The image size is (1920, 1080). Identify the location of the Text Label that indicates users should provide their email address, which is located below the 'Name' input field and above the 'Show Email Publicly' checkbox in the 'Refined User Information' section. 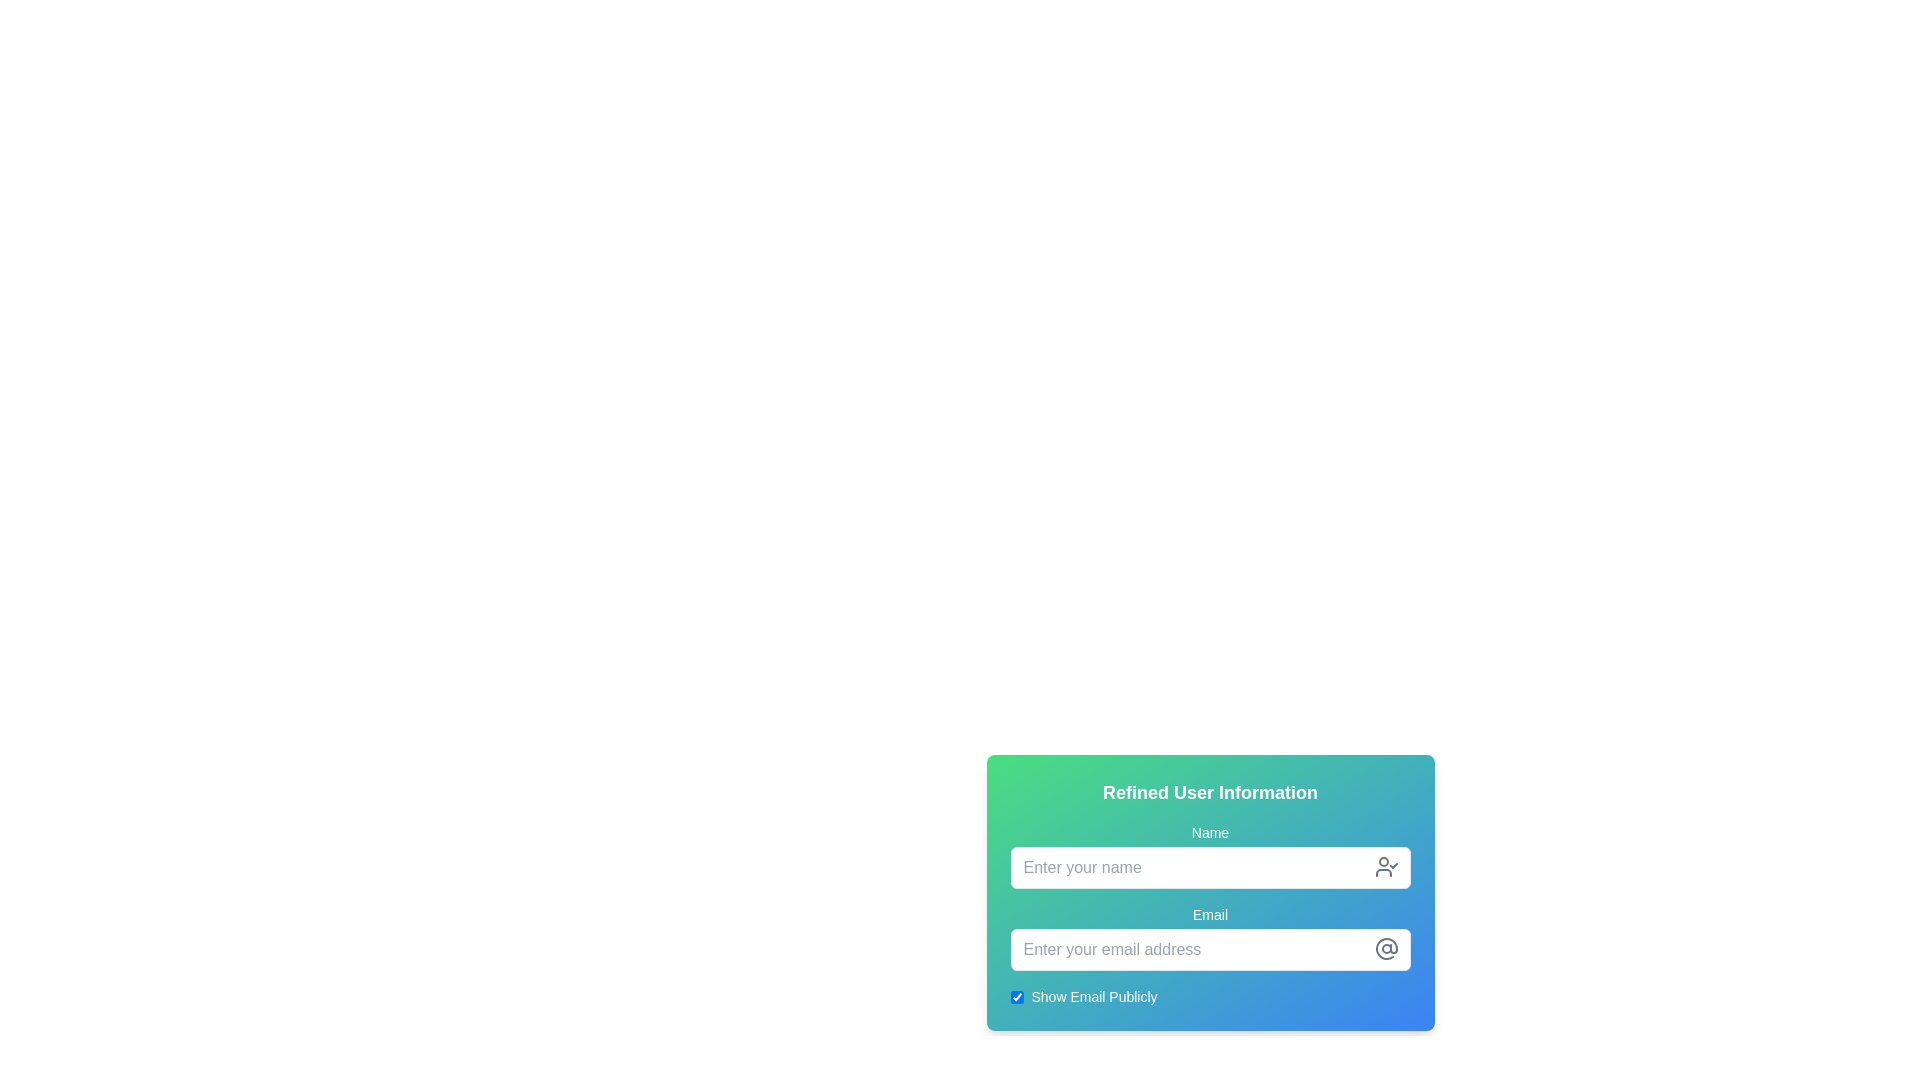
(1209, 937).